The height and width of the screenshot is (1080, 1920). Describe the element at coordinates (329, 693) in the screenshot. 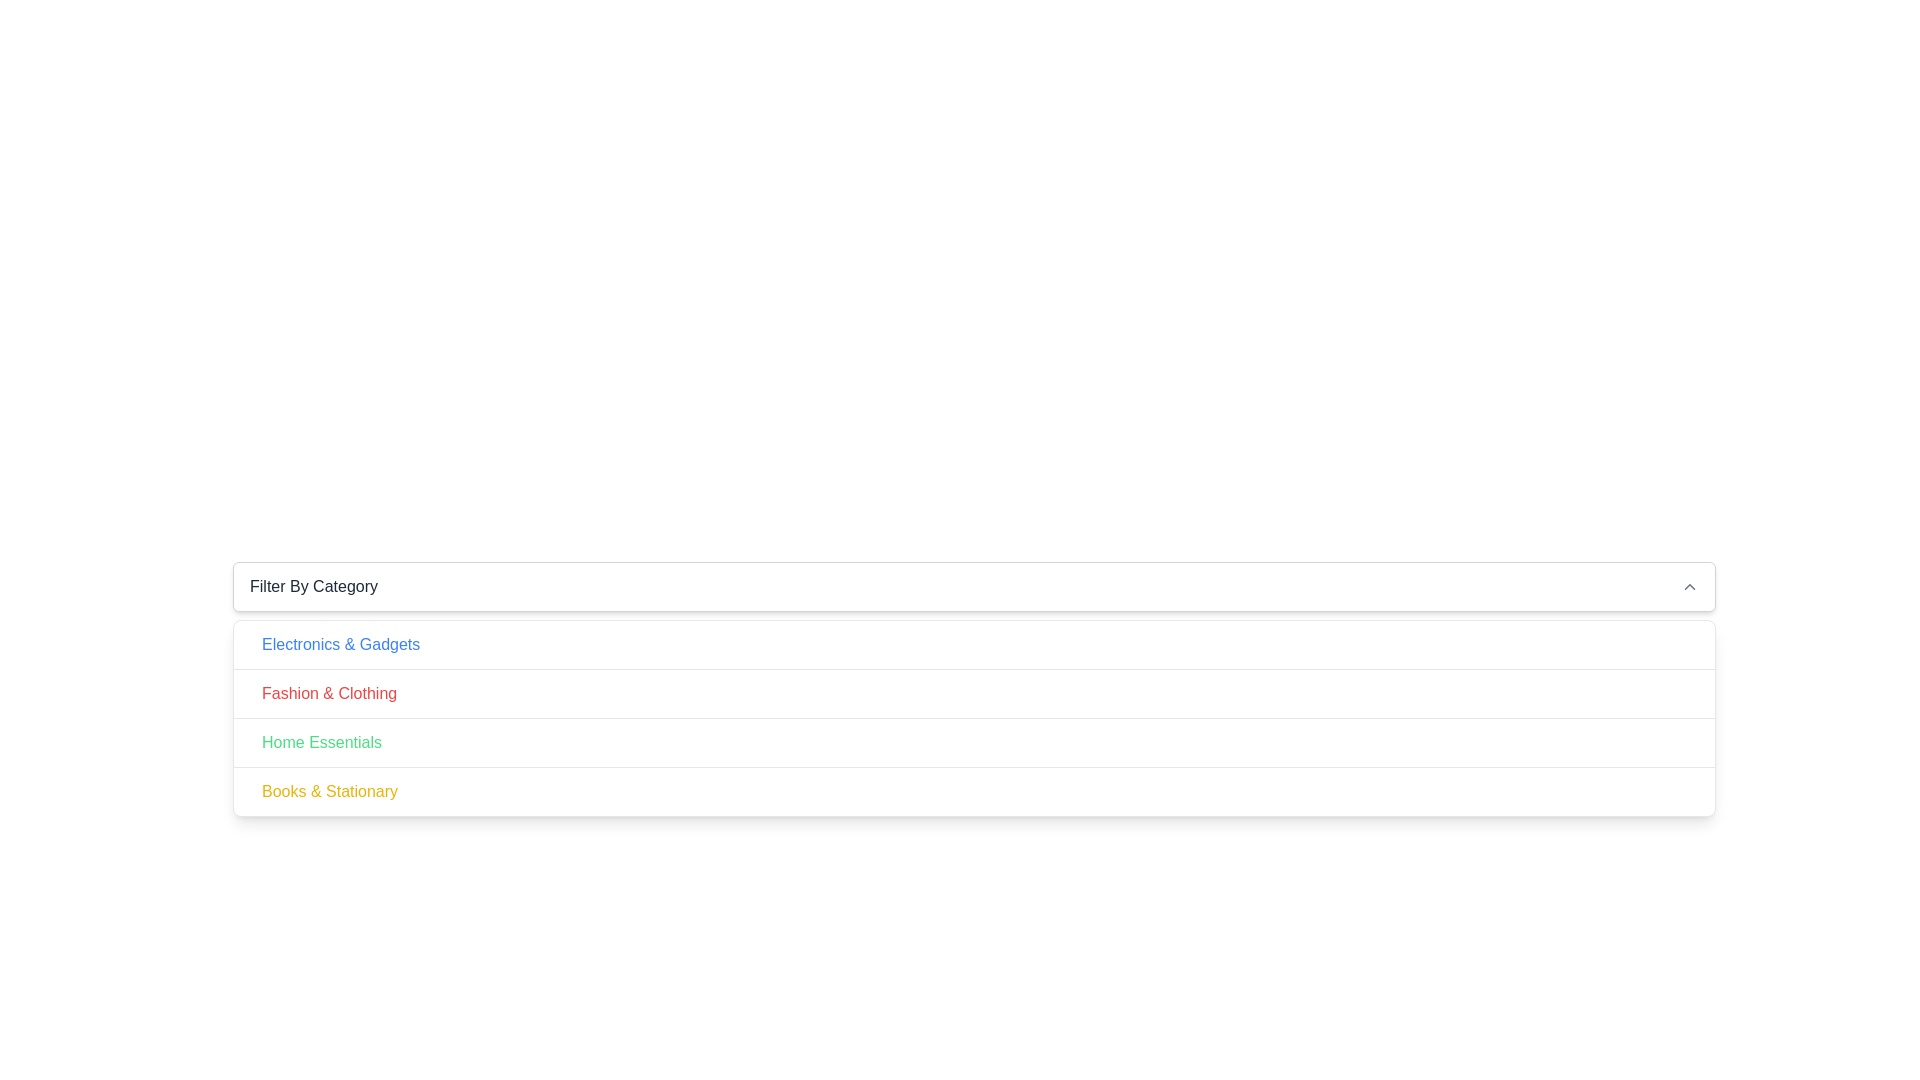

I see `the 'Fashion & Clothing' text label, which is styled in red font and is the second item in the category list under 'Filter By Category'` at that location.